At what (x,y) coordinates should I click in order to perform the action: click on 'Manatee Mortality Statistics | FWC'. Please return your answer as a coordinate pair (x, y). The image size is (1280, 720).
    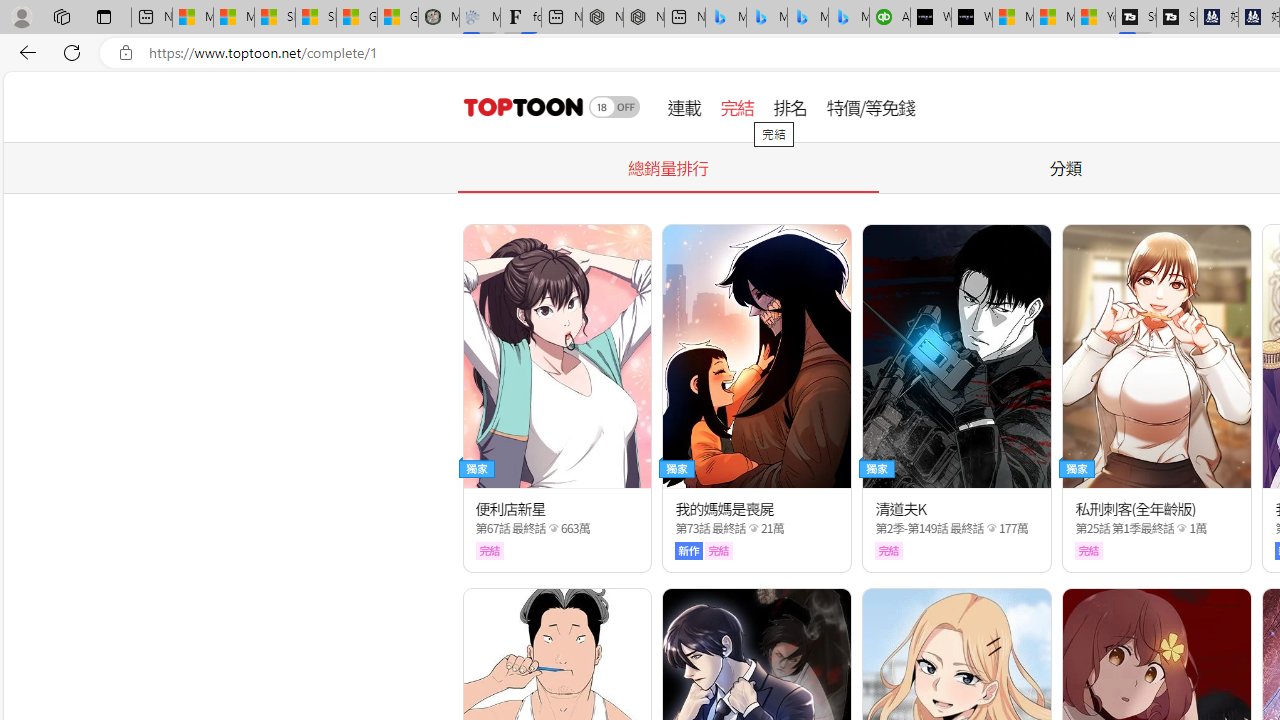
    Looking at the image, I should click on (438, 17).